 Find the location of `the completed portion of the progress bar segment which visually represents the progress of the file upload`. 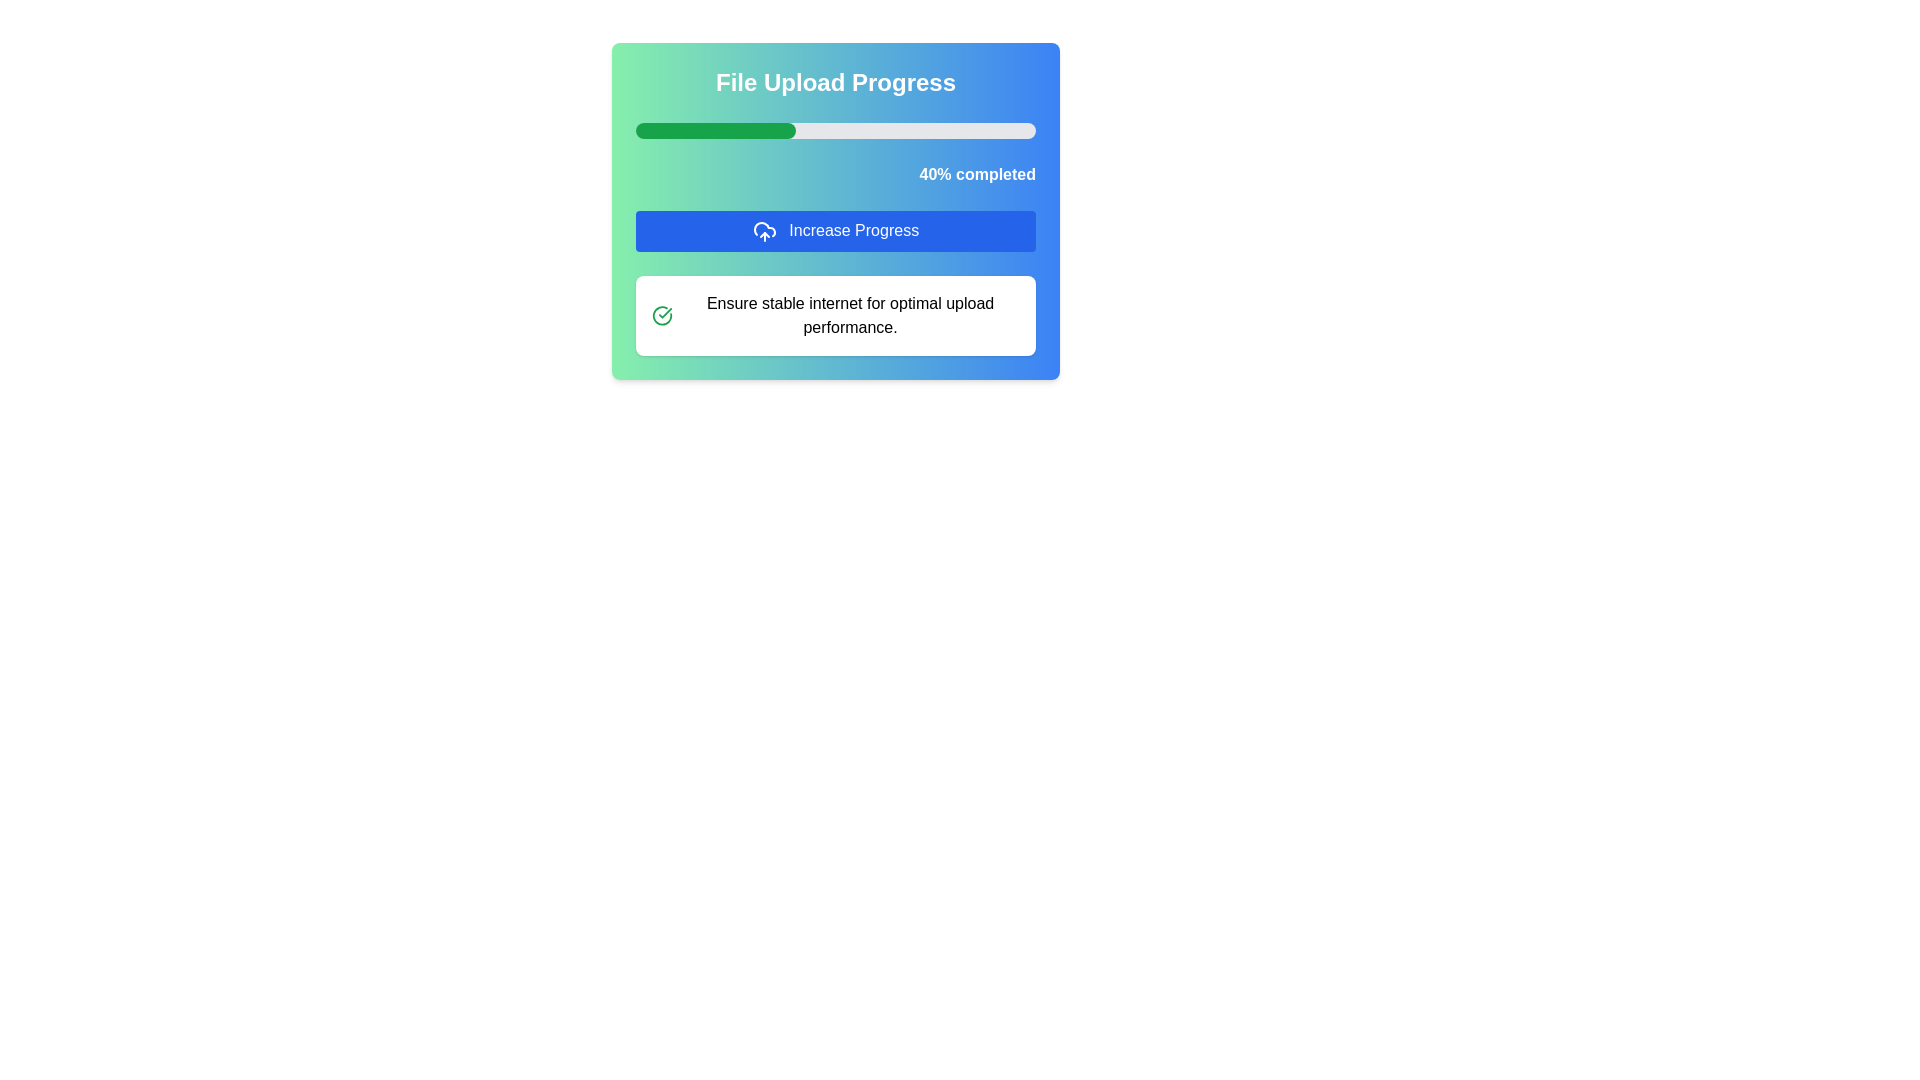

the completed portion of the progress bar segment which visually represents the progress of the file upload is located at coordinates (715, 131).